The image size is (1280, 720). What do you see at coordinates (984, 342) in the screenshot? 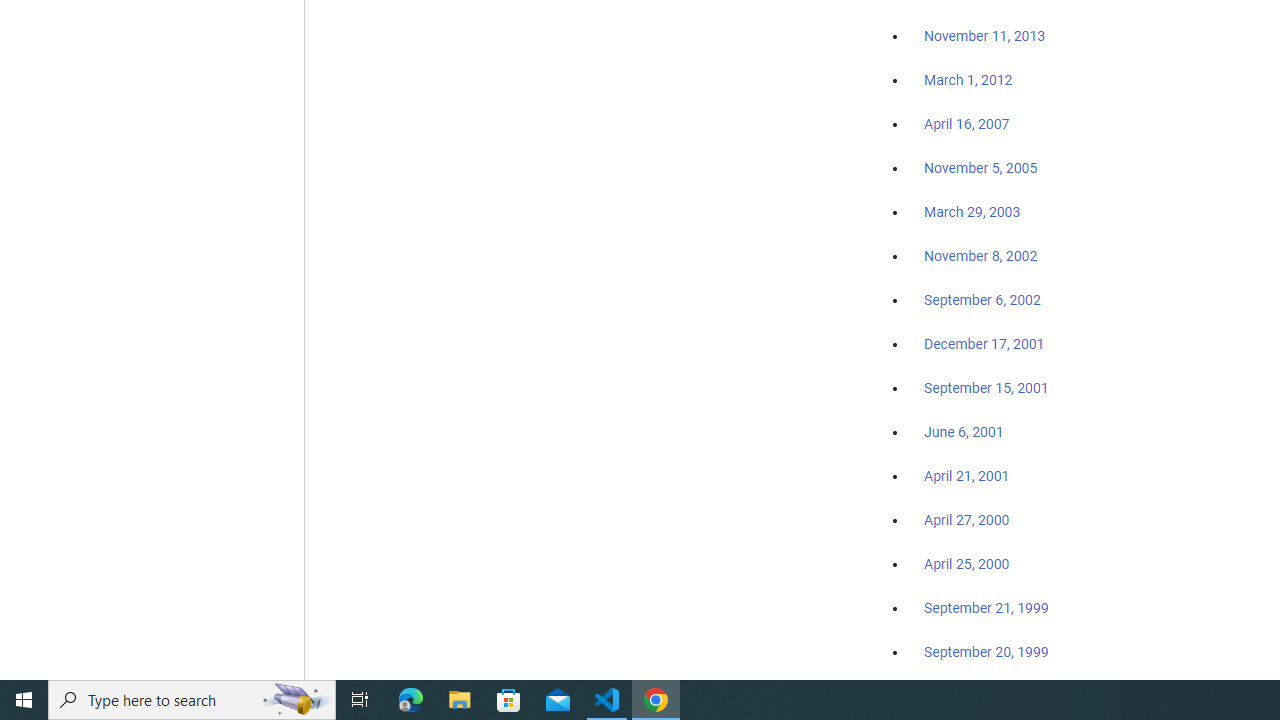
I see `'December 17, 2001'` at bounding box center [984, 342].